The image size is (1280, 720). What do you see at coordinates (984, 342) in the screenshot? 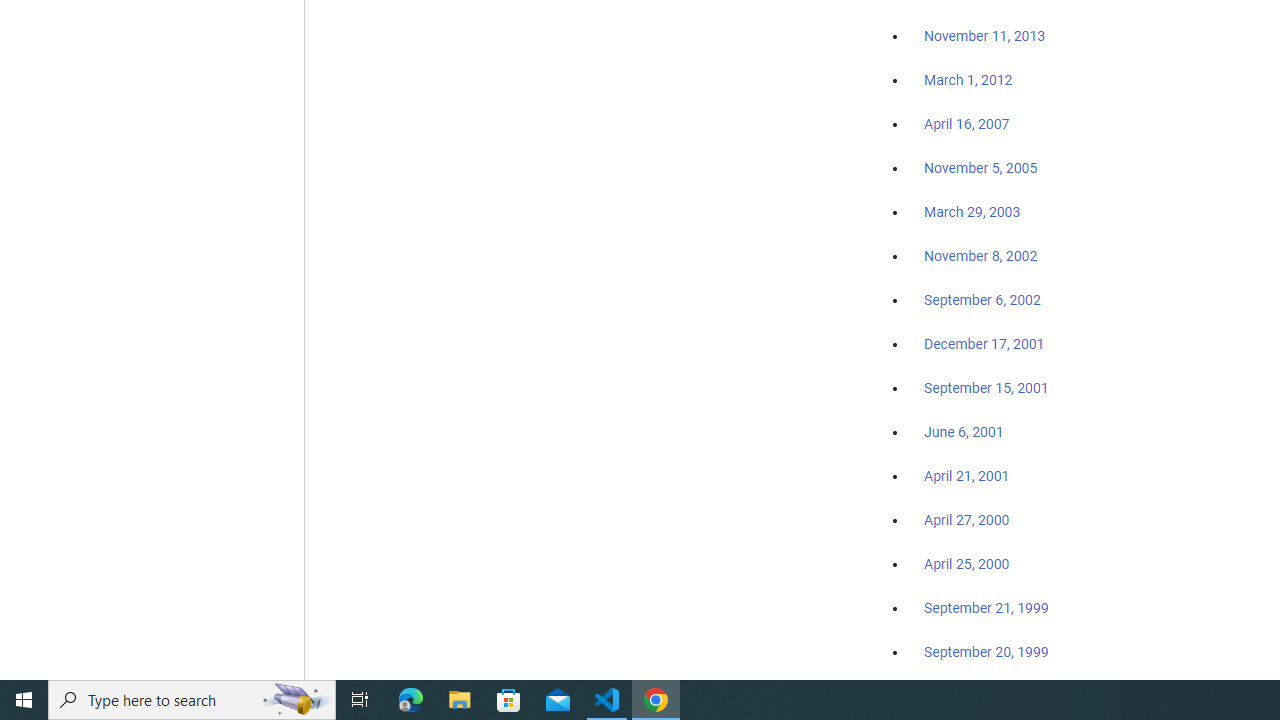
I see `'December 17, 2001'` at bounding box center [984, 342].